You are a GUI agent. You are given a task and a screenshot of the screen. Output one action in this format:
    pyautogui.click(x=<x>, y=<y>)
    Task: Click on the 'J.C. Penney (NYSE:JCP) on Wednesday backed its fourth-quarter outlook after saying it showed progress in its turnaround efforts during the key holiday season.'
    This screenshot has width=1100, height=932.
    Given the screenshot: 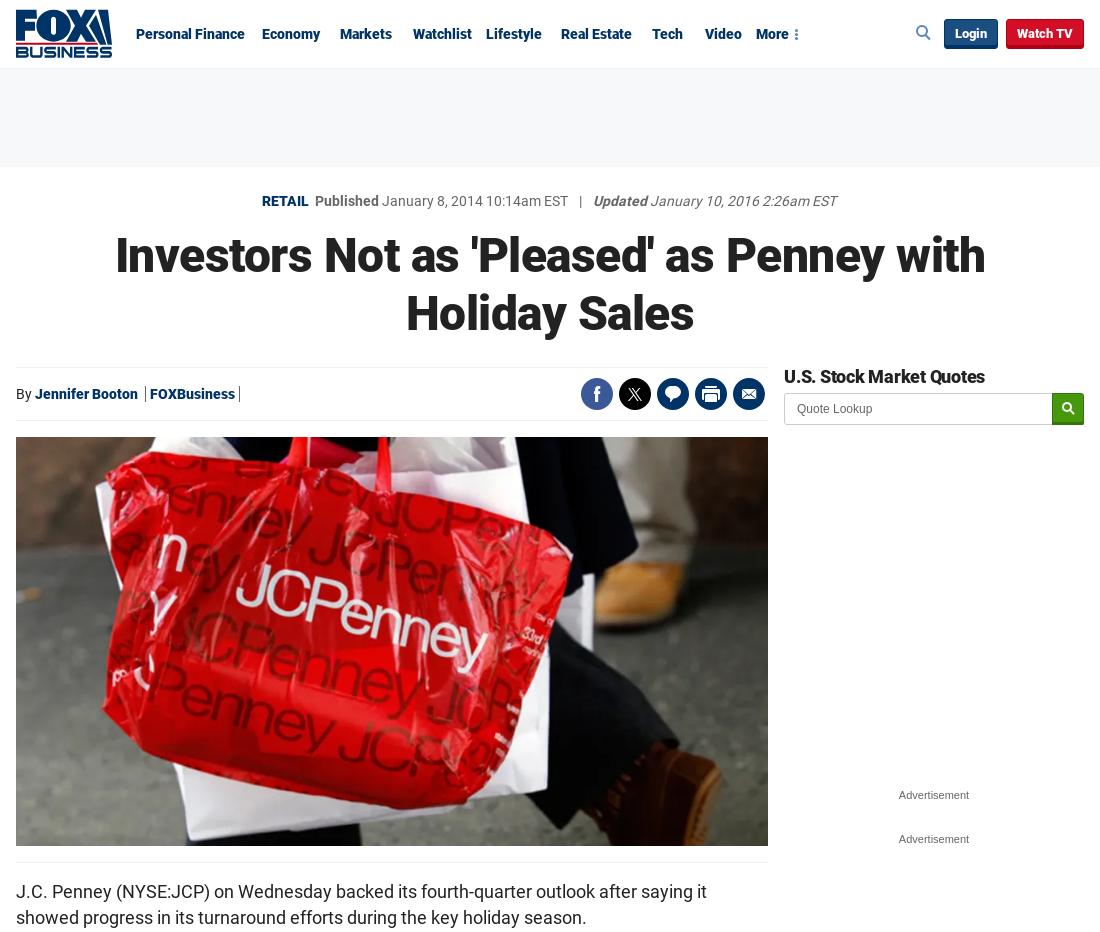 What is the action you would take?
    pyautogui.click(x=14, y=903)
    